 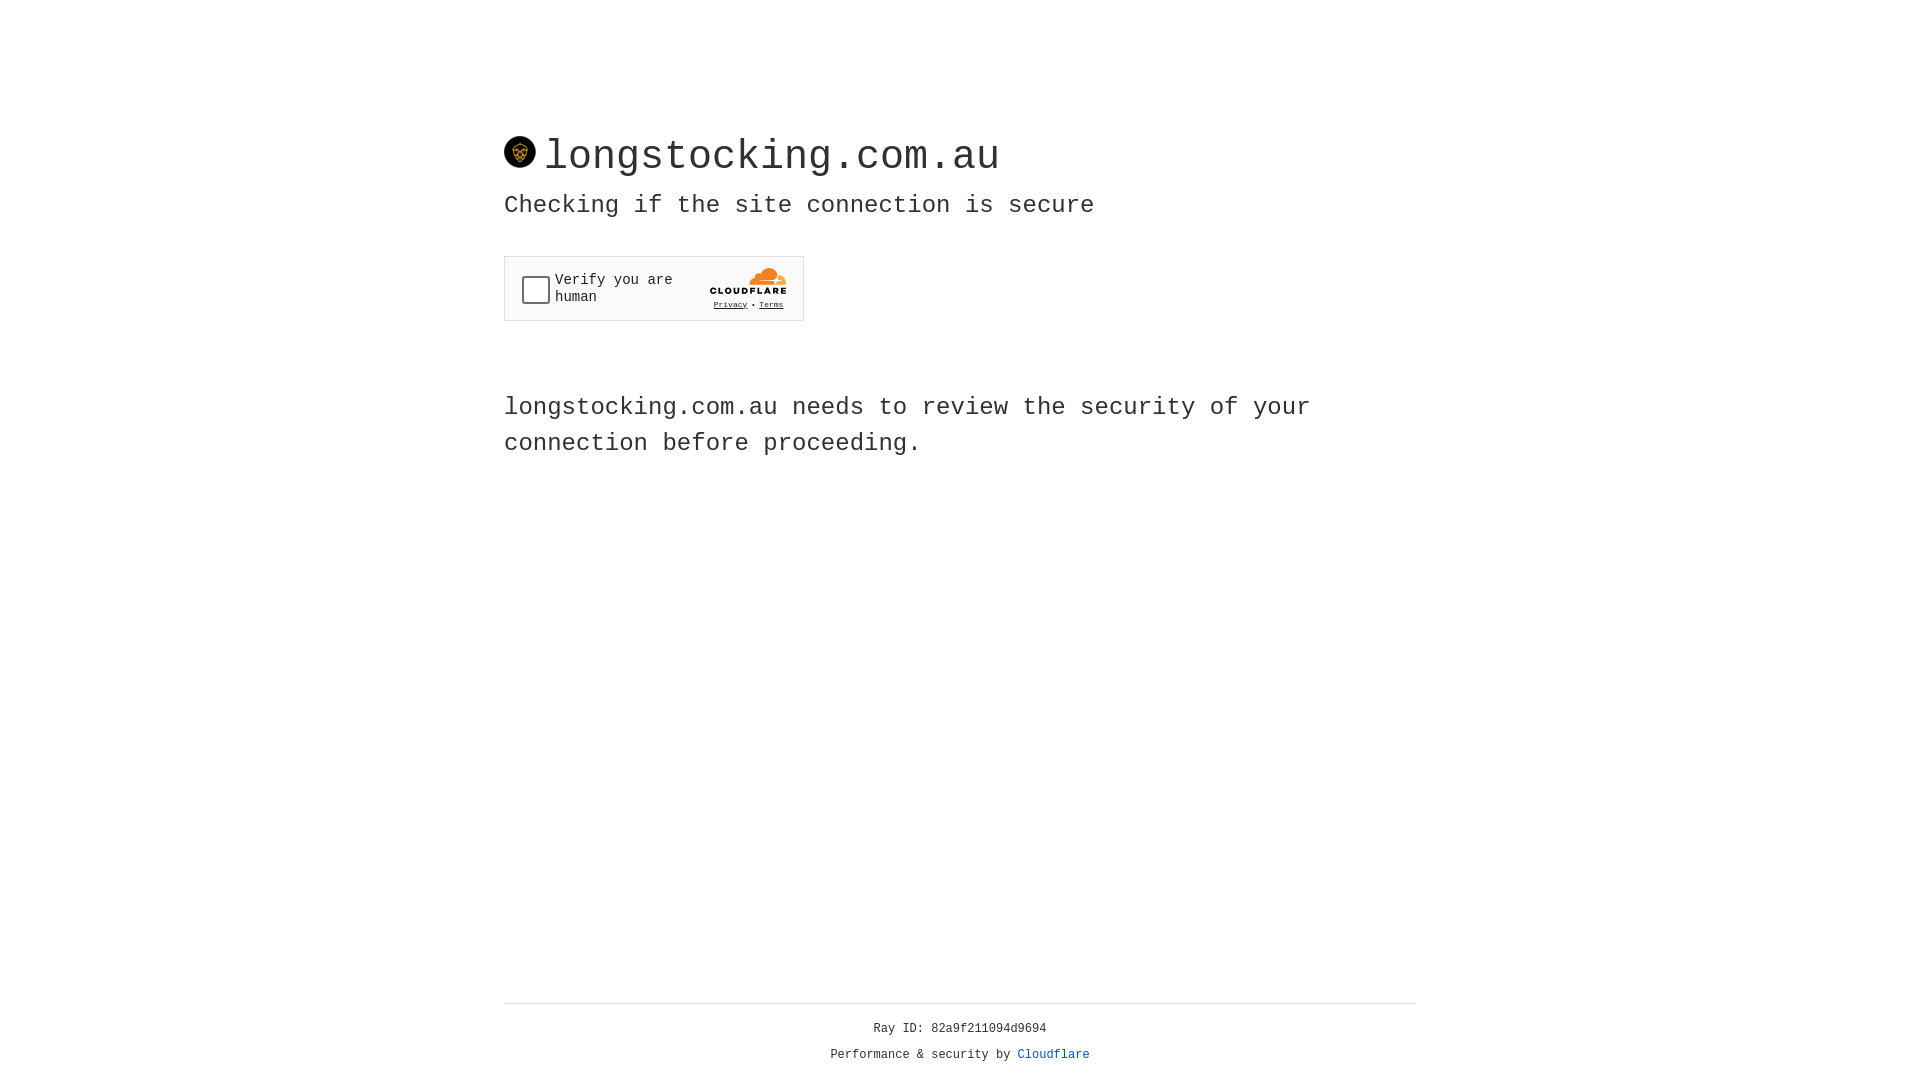 What do you see at coordinates (1053, 1054) in the screenshot?
I see `'Cloudflare'` at bounding box center [1053, 1054].